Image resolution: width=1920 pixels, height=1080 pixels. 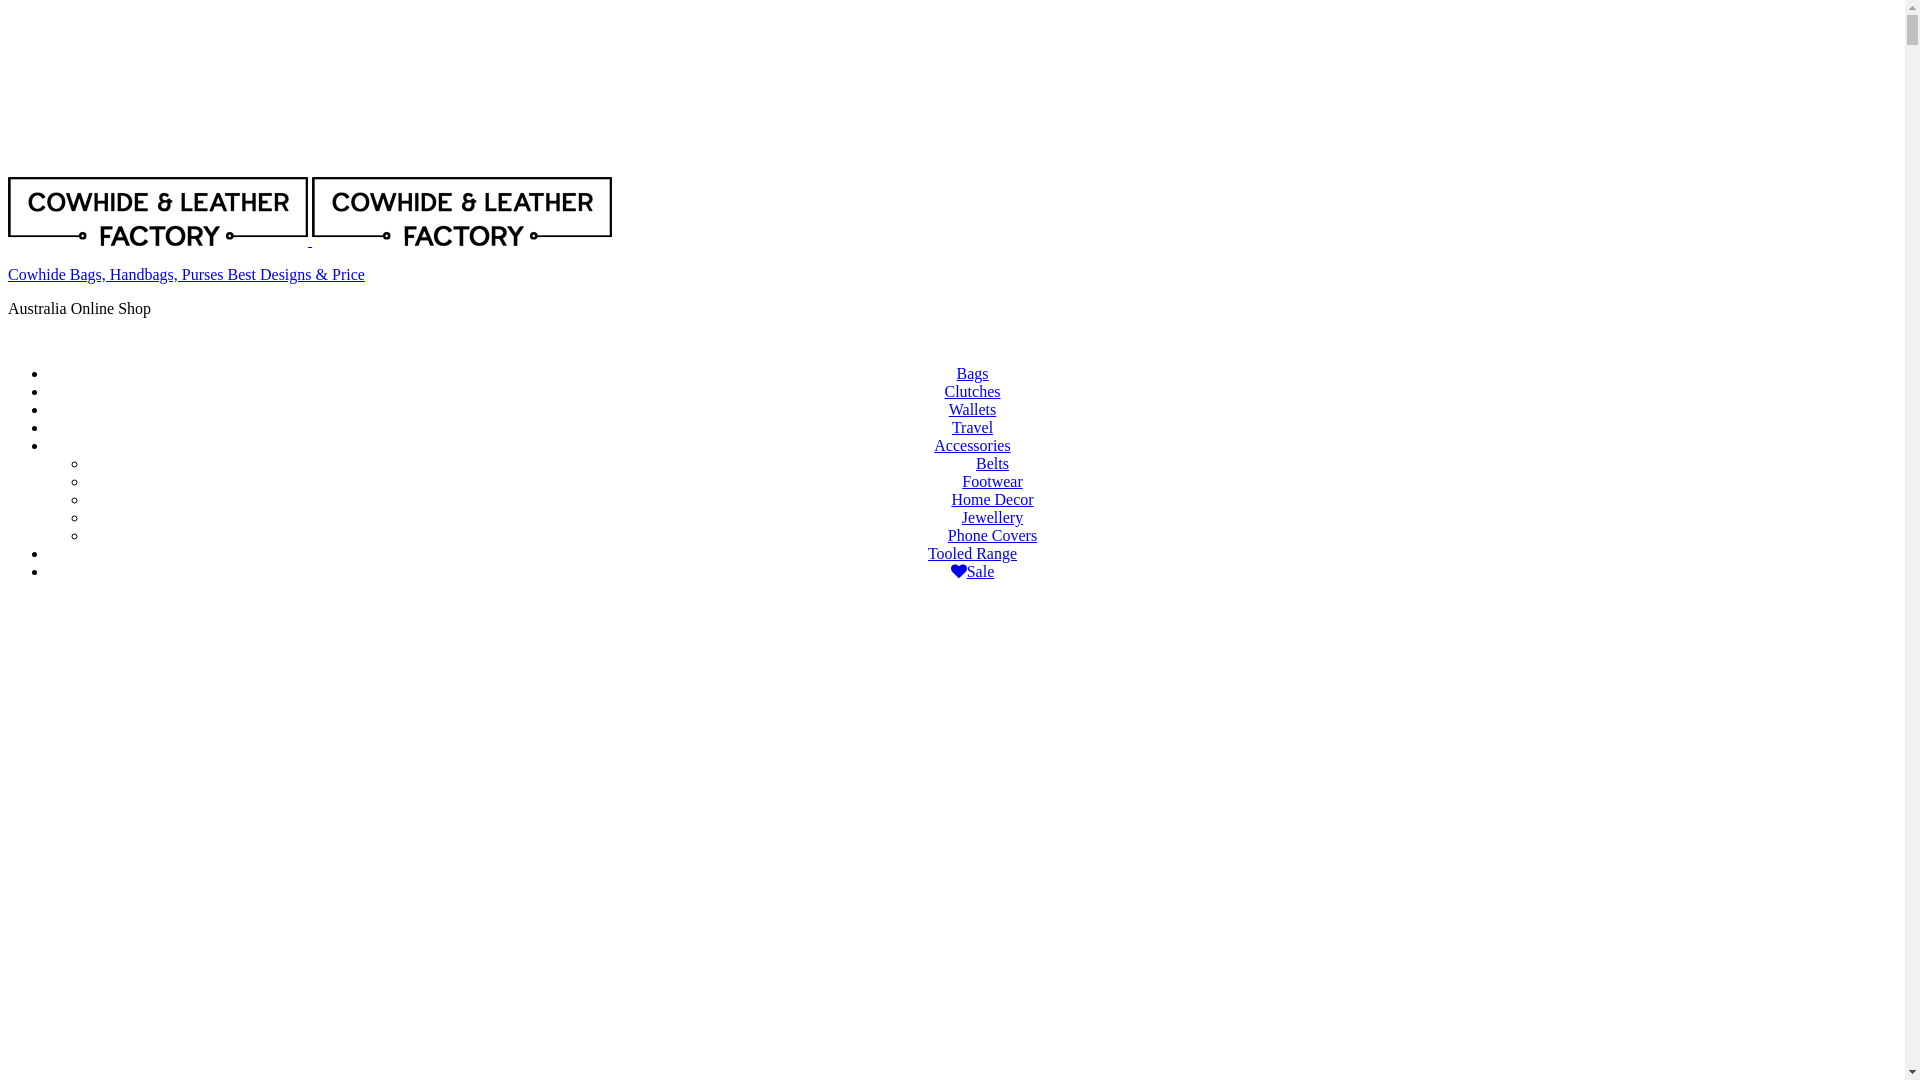 What do you see at coordinates (973, 408) in the screenshot?
I see `'Wallets'` at bounding box center [973, 408].